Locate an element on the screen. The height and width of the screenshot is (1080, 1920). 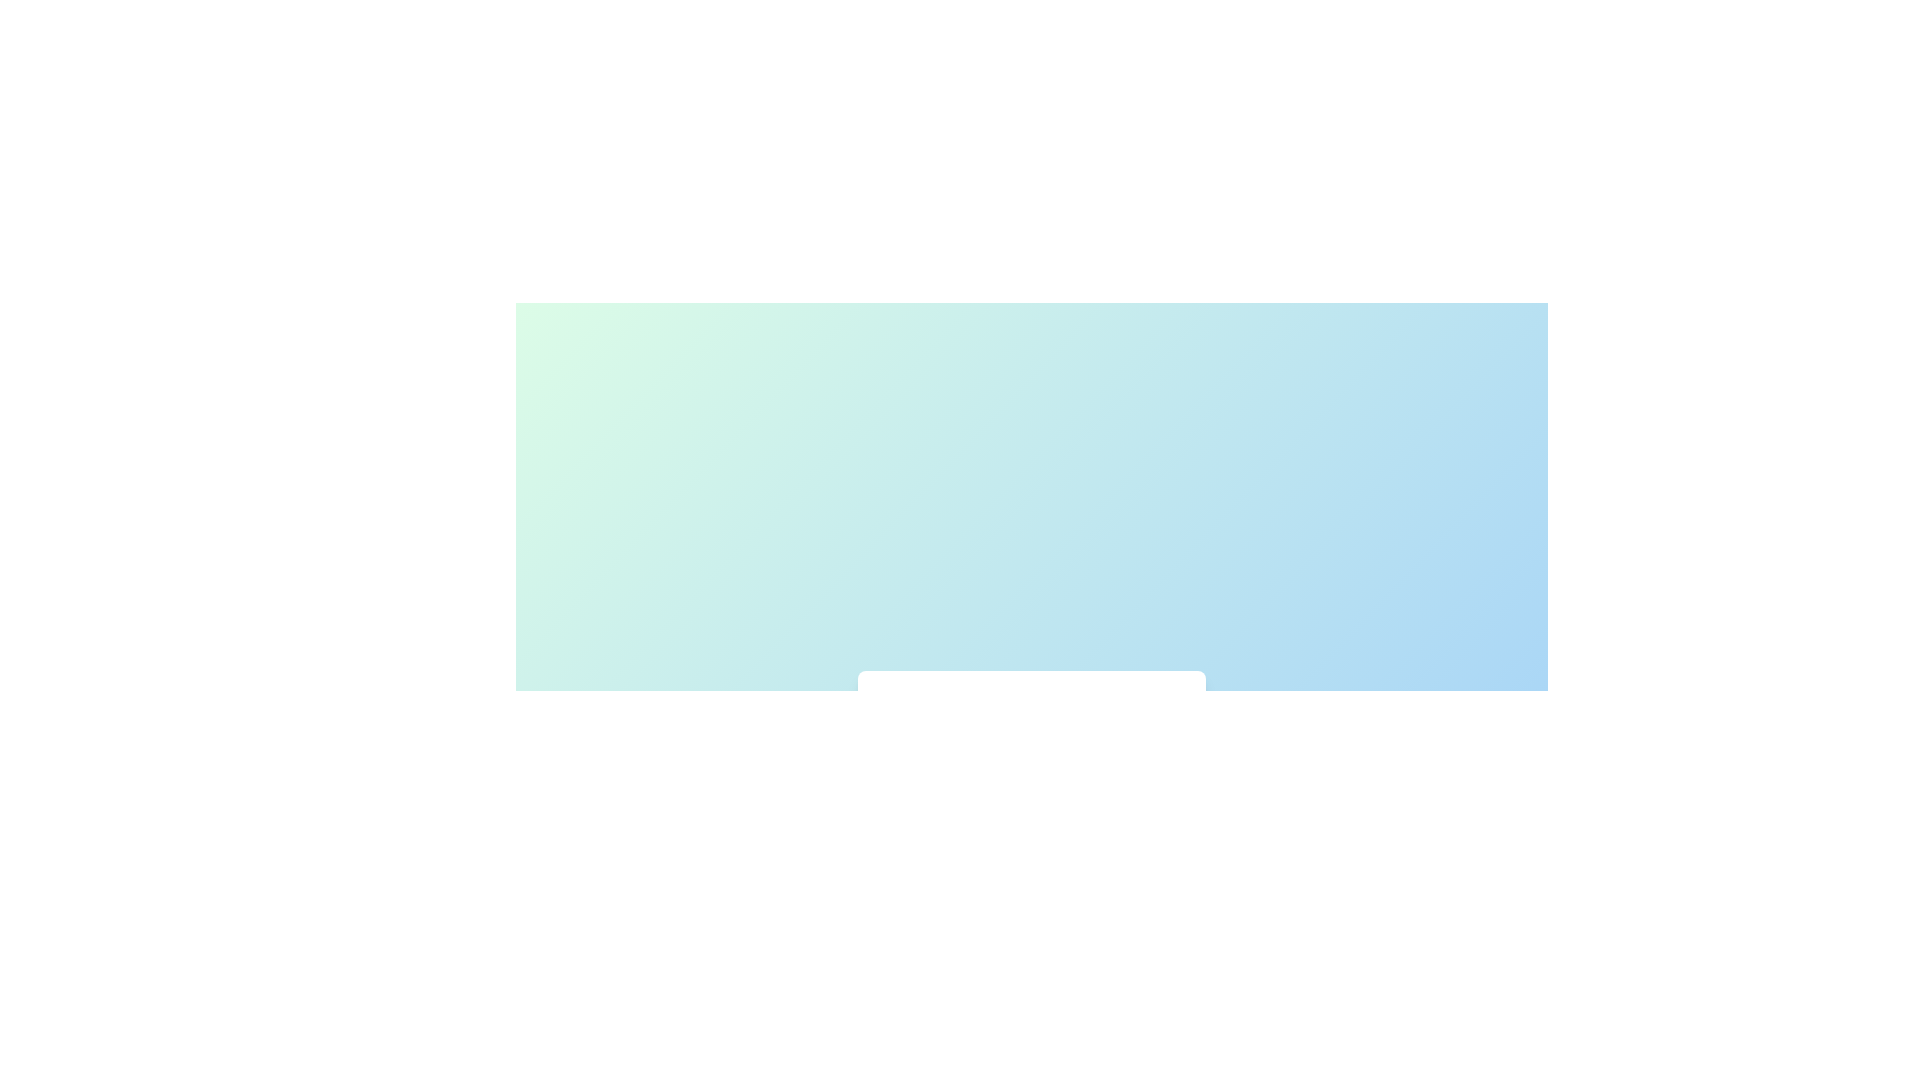
small rectangular component with rounded corners, styled in gray, which is the second rectangle in a row of three within the SVG QR code representation, using developer tools is located at coordinates (1065, 779).